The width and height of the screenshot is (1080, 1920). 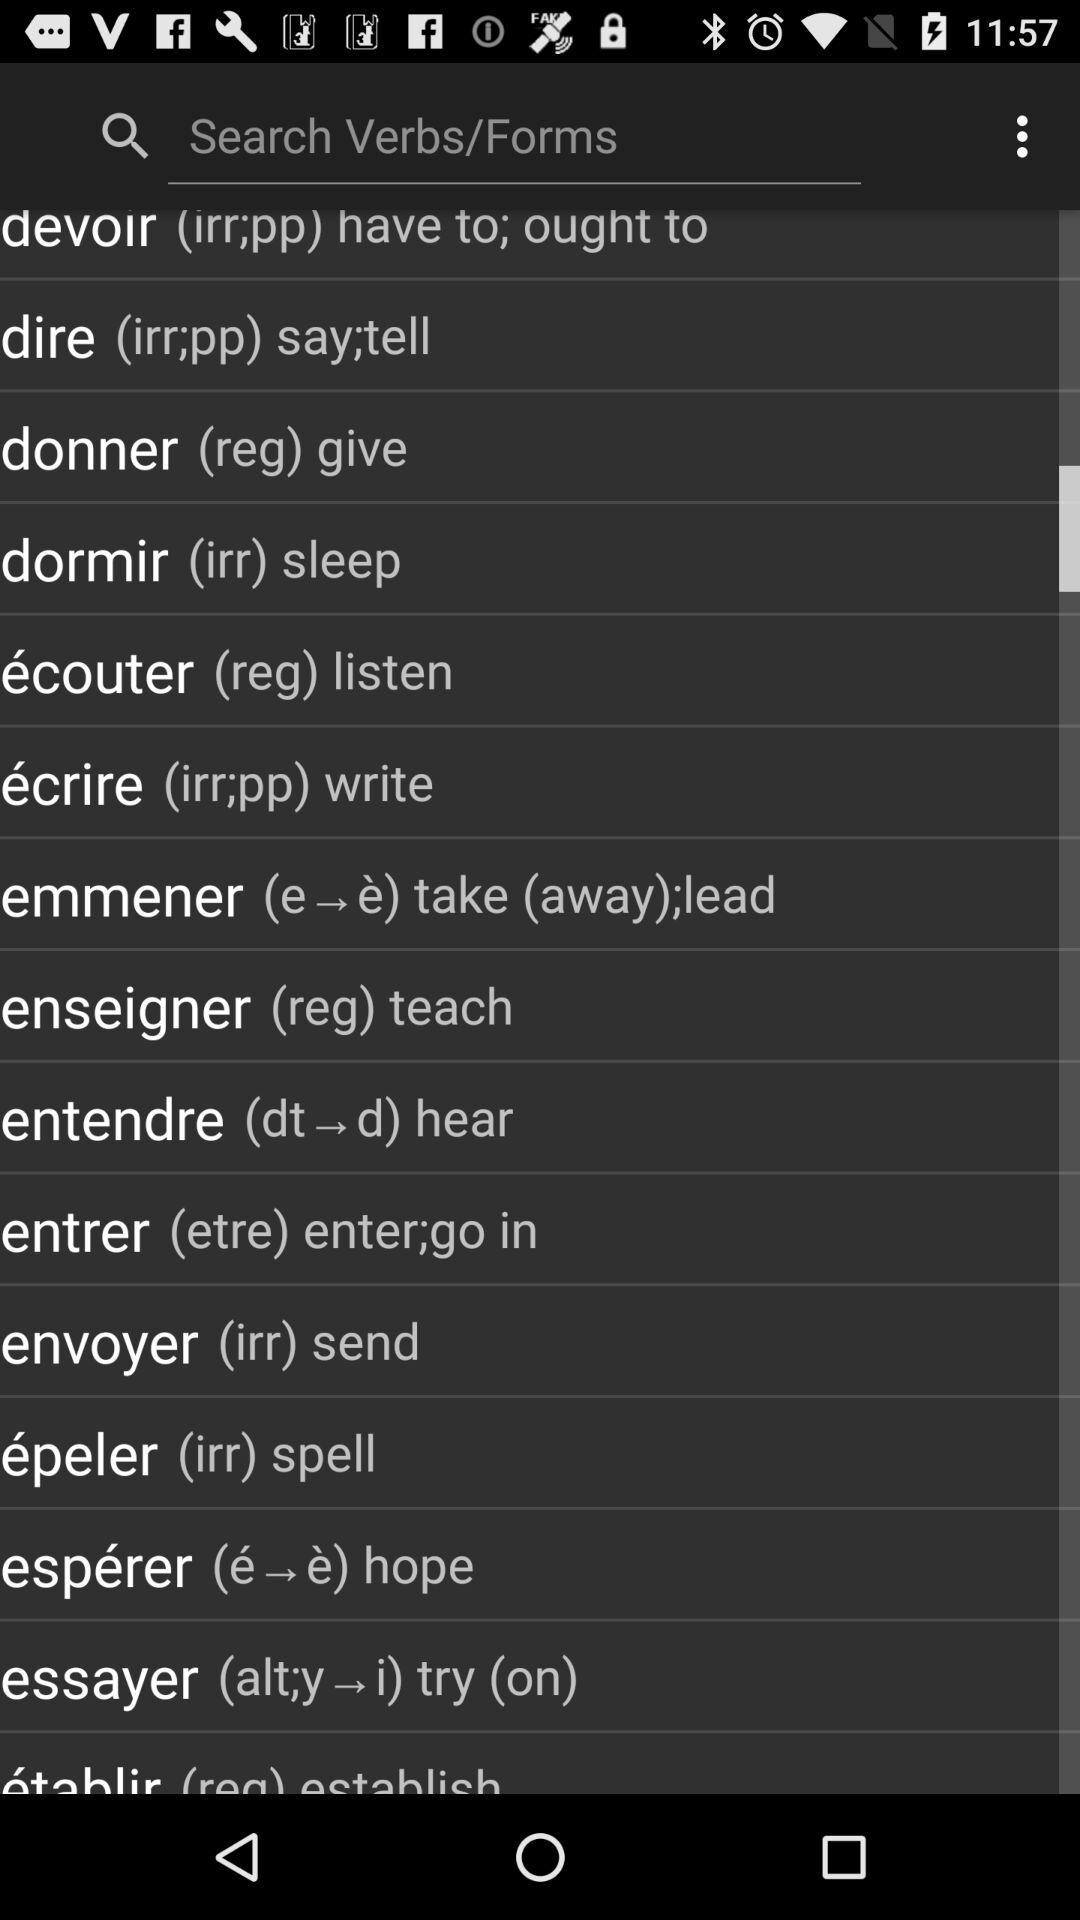 What do you see at coordinates (99, 1675) in the screenshot?
I see `essayer app` at bounding box center [99, 1675].